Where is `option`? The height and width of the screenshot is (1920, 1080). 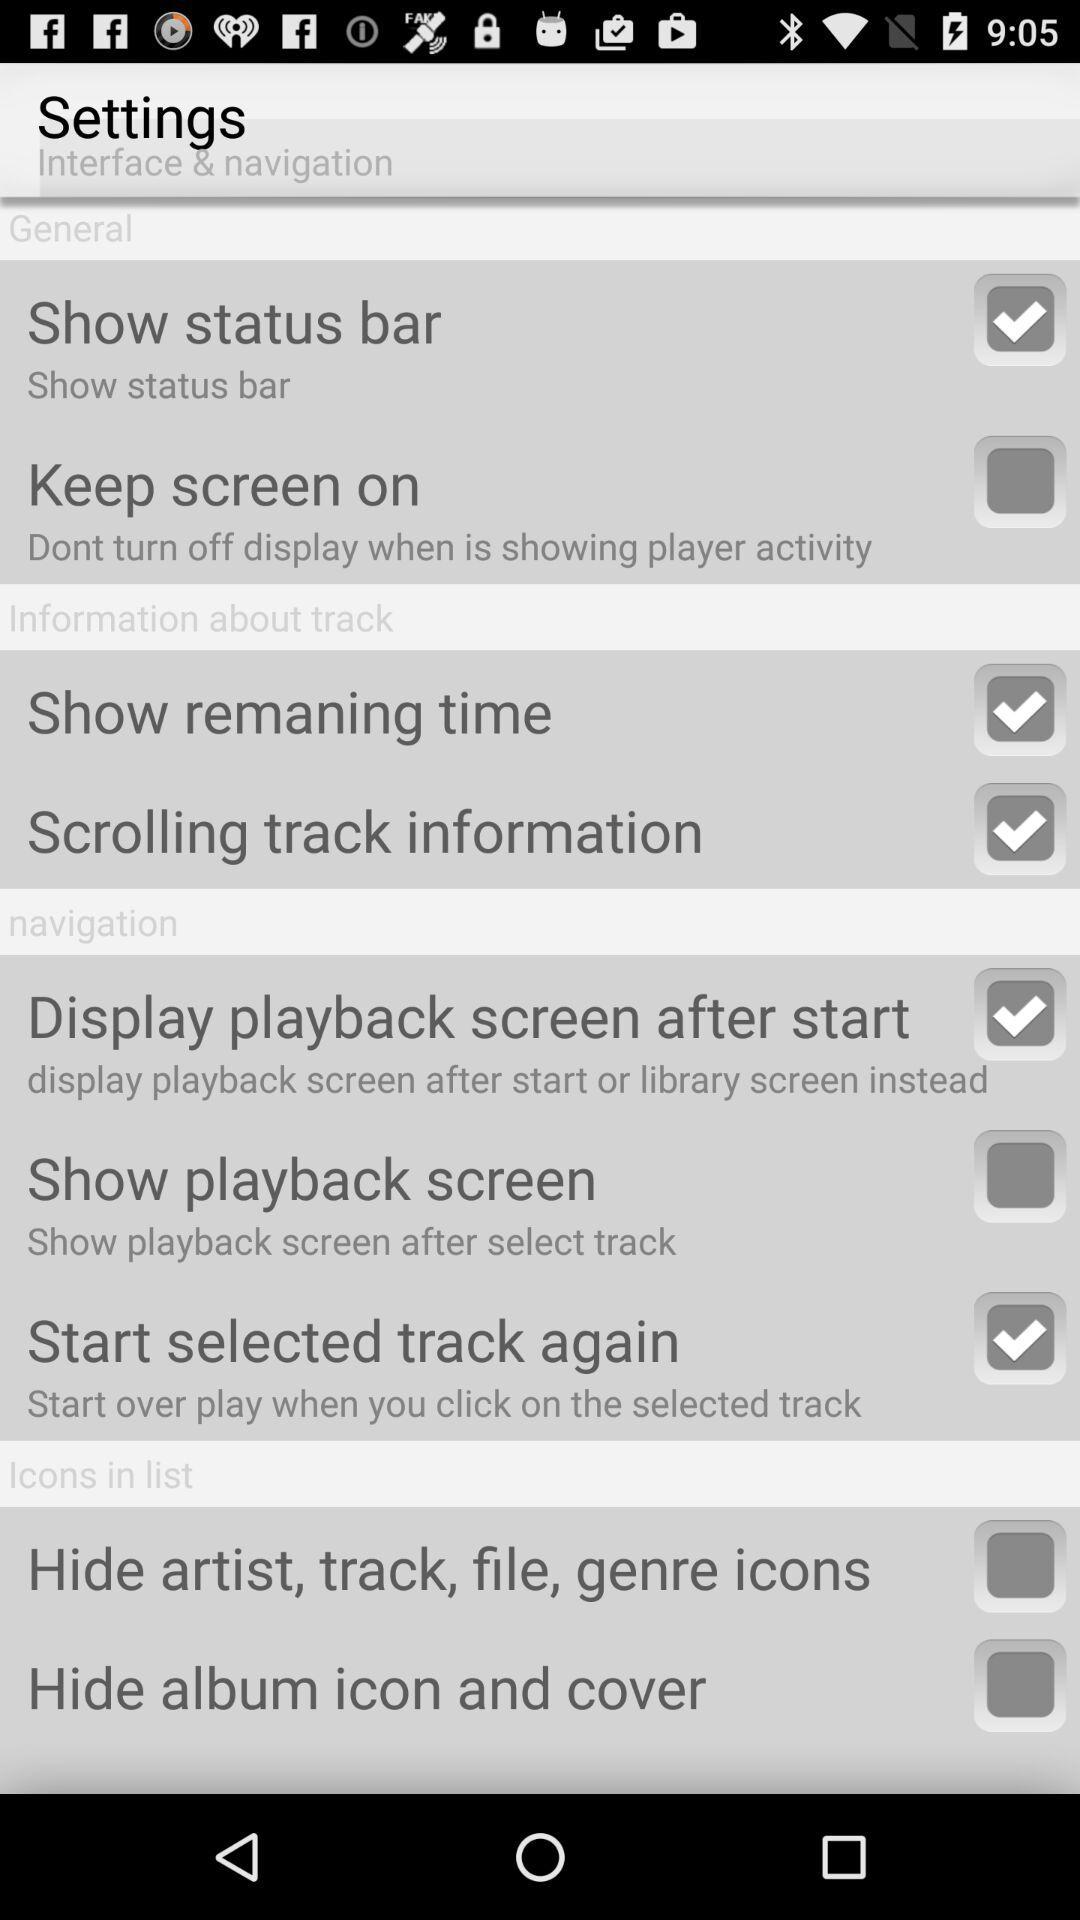
option is located at coordinates (1020, 1338).